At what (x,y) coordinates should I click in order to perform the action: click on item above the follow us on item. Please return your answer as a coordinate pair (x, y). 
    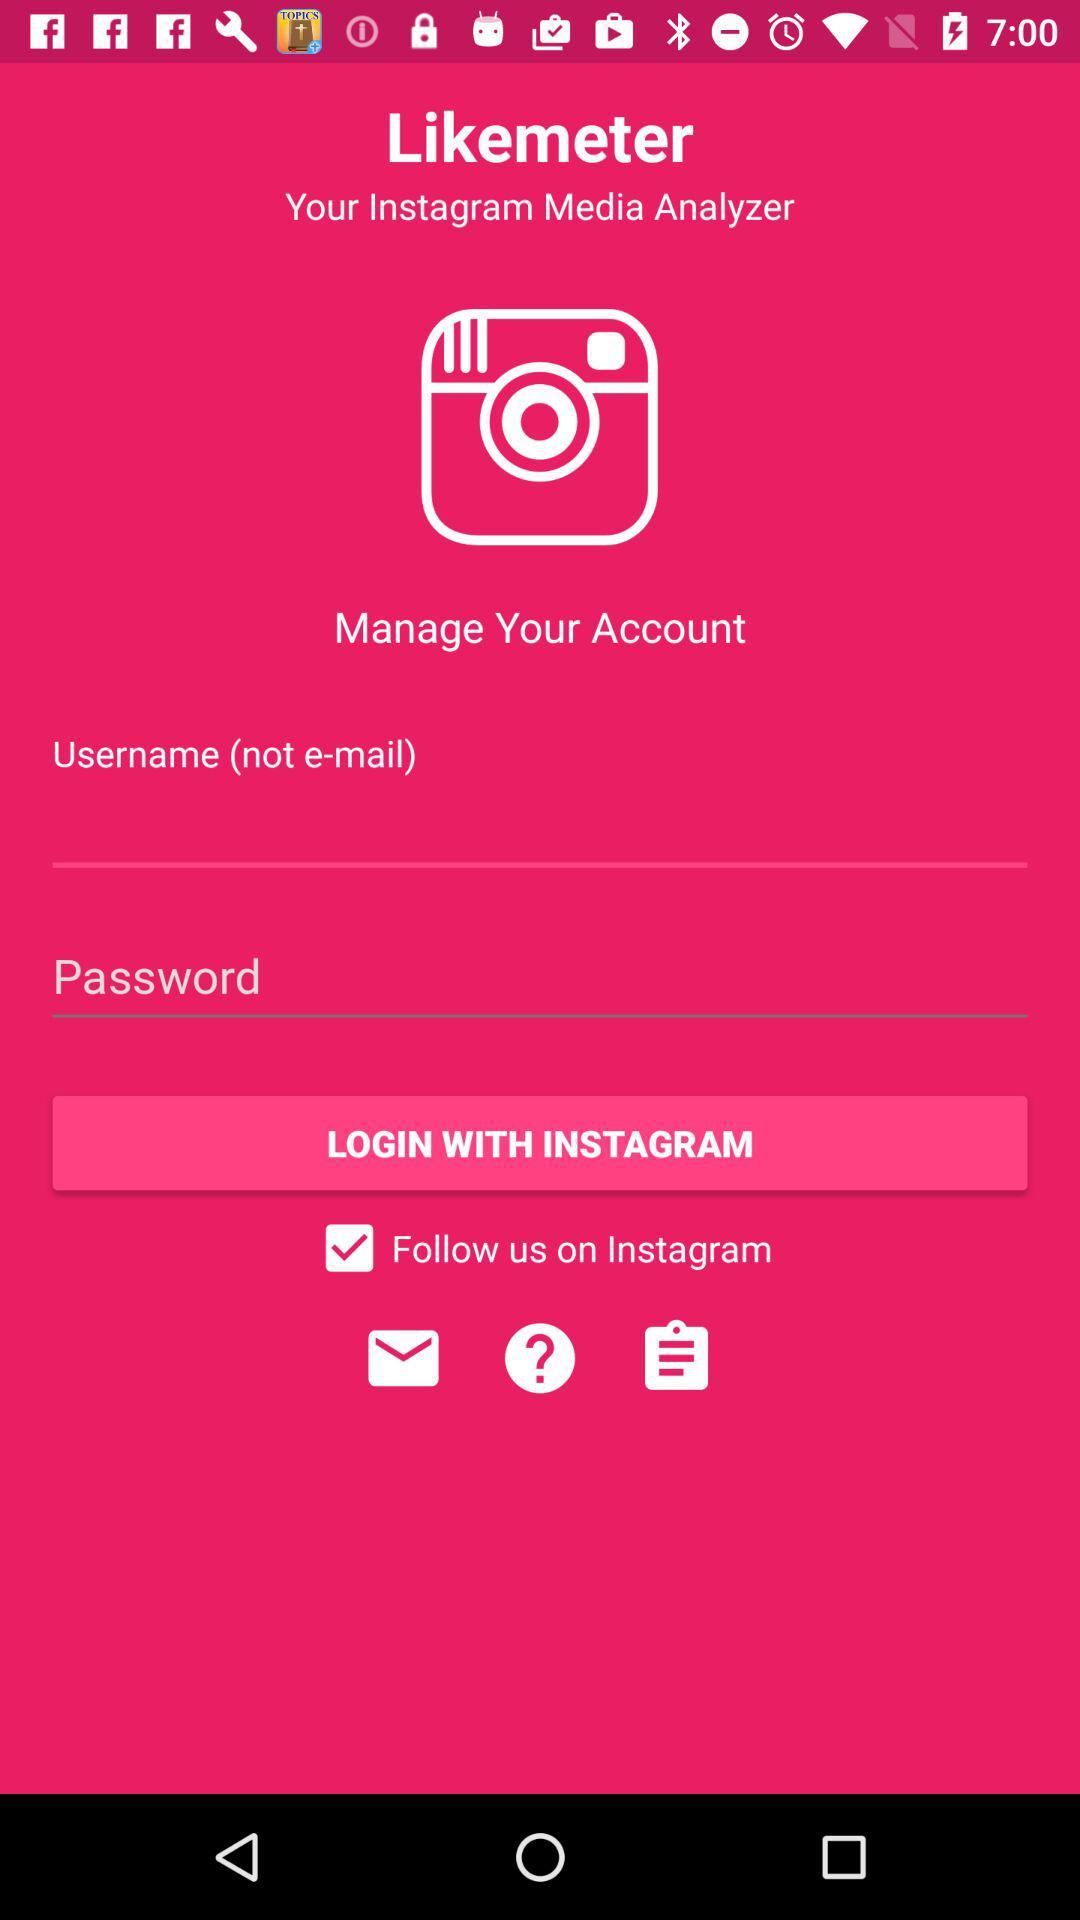
    Looking at the image, I should click on (540, 1142).